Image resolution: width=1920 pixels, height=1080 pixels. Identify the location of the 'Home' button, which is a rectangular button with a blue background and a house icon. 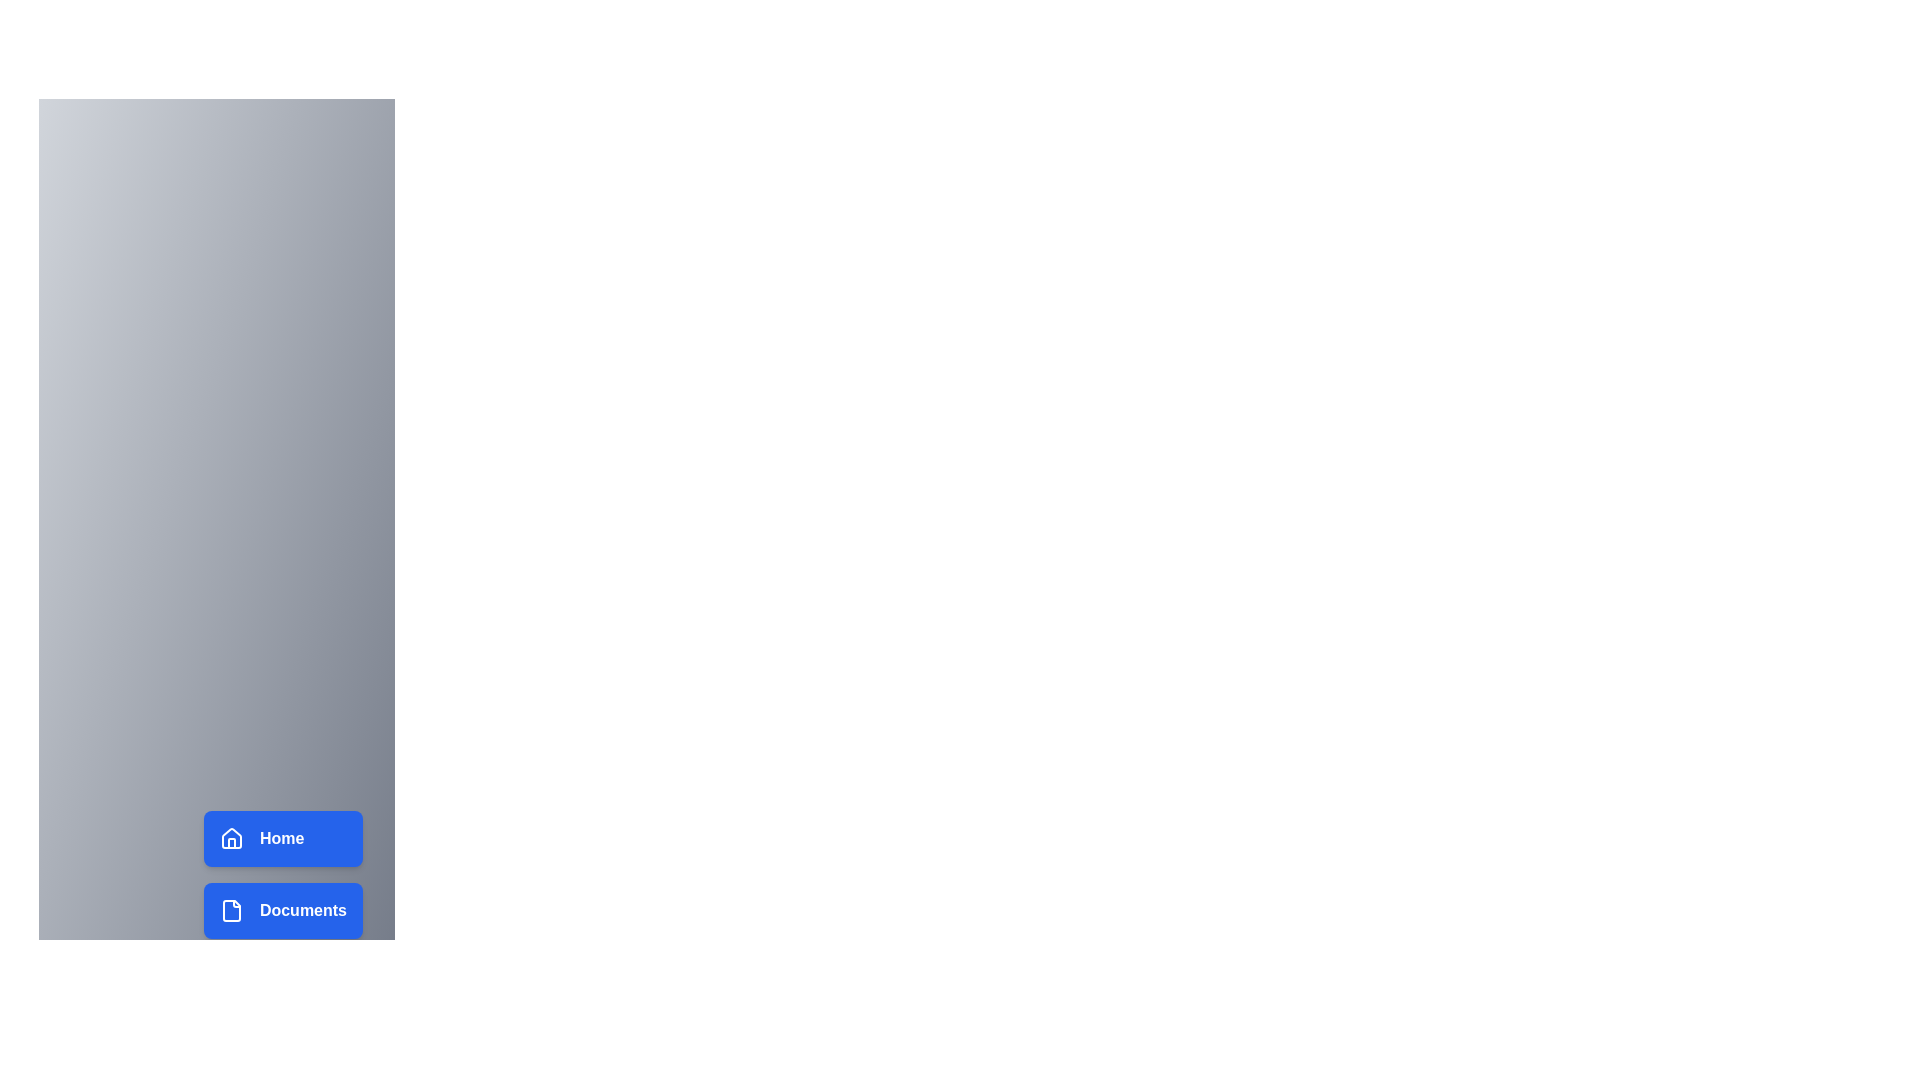
(282, 839).